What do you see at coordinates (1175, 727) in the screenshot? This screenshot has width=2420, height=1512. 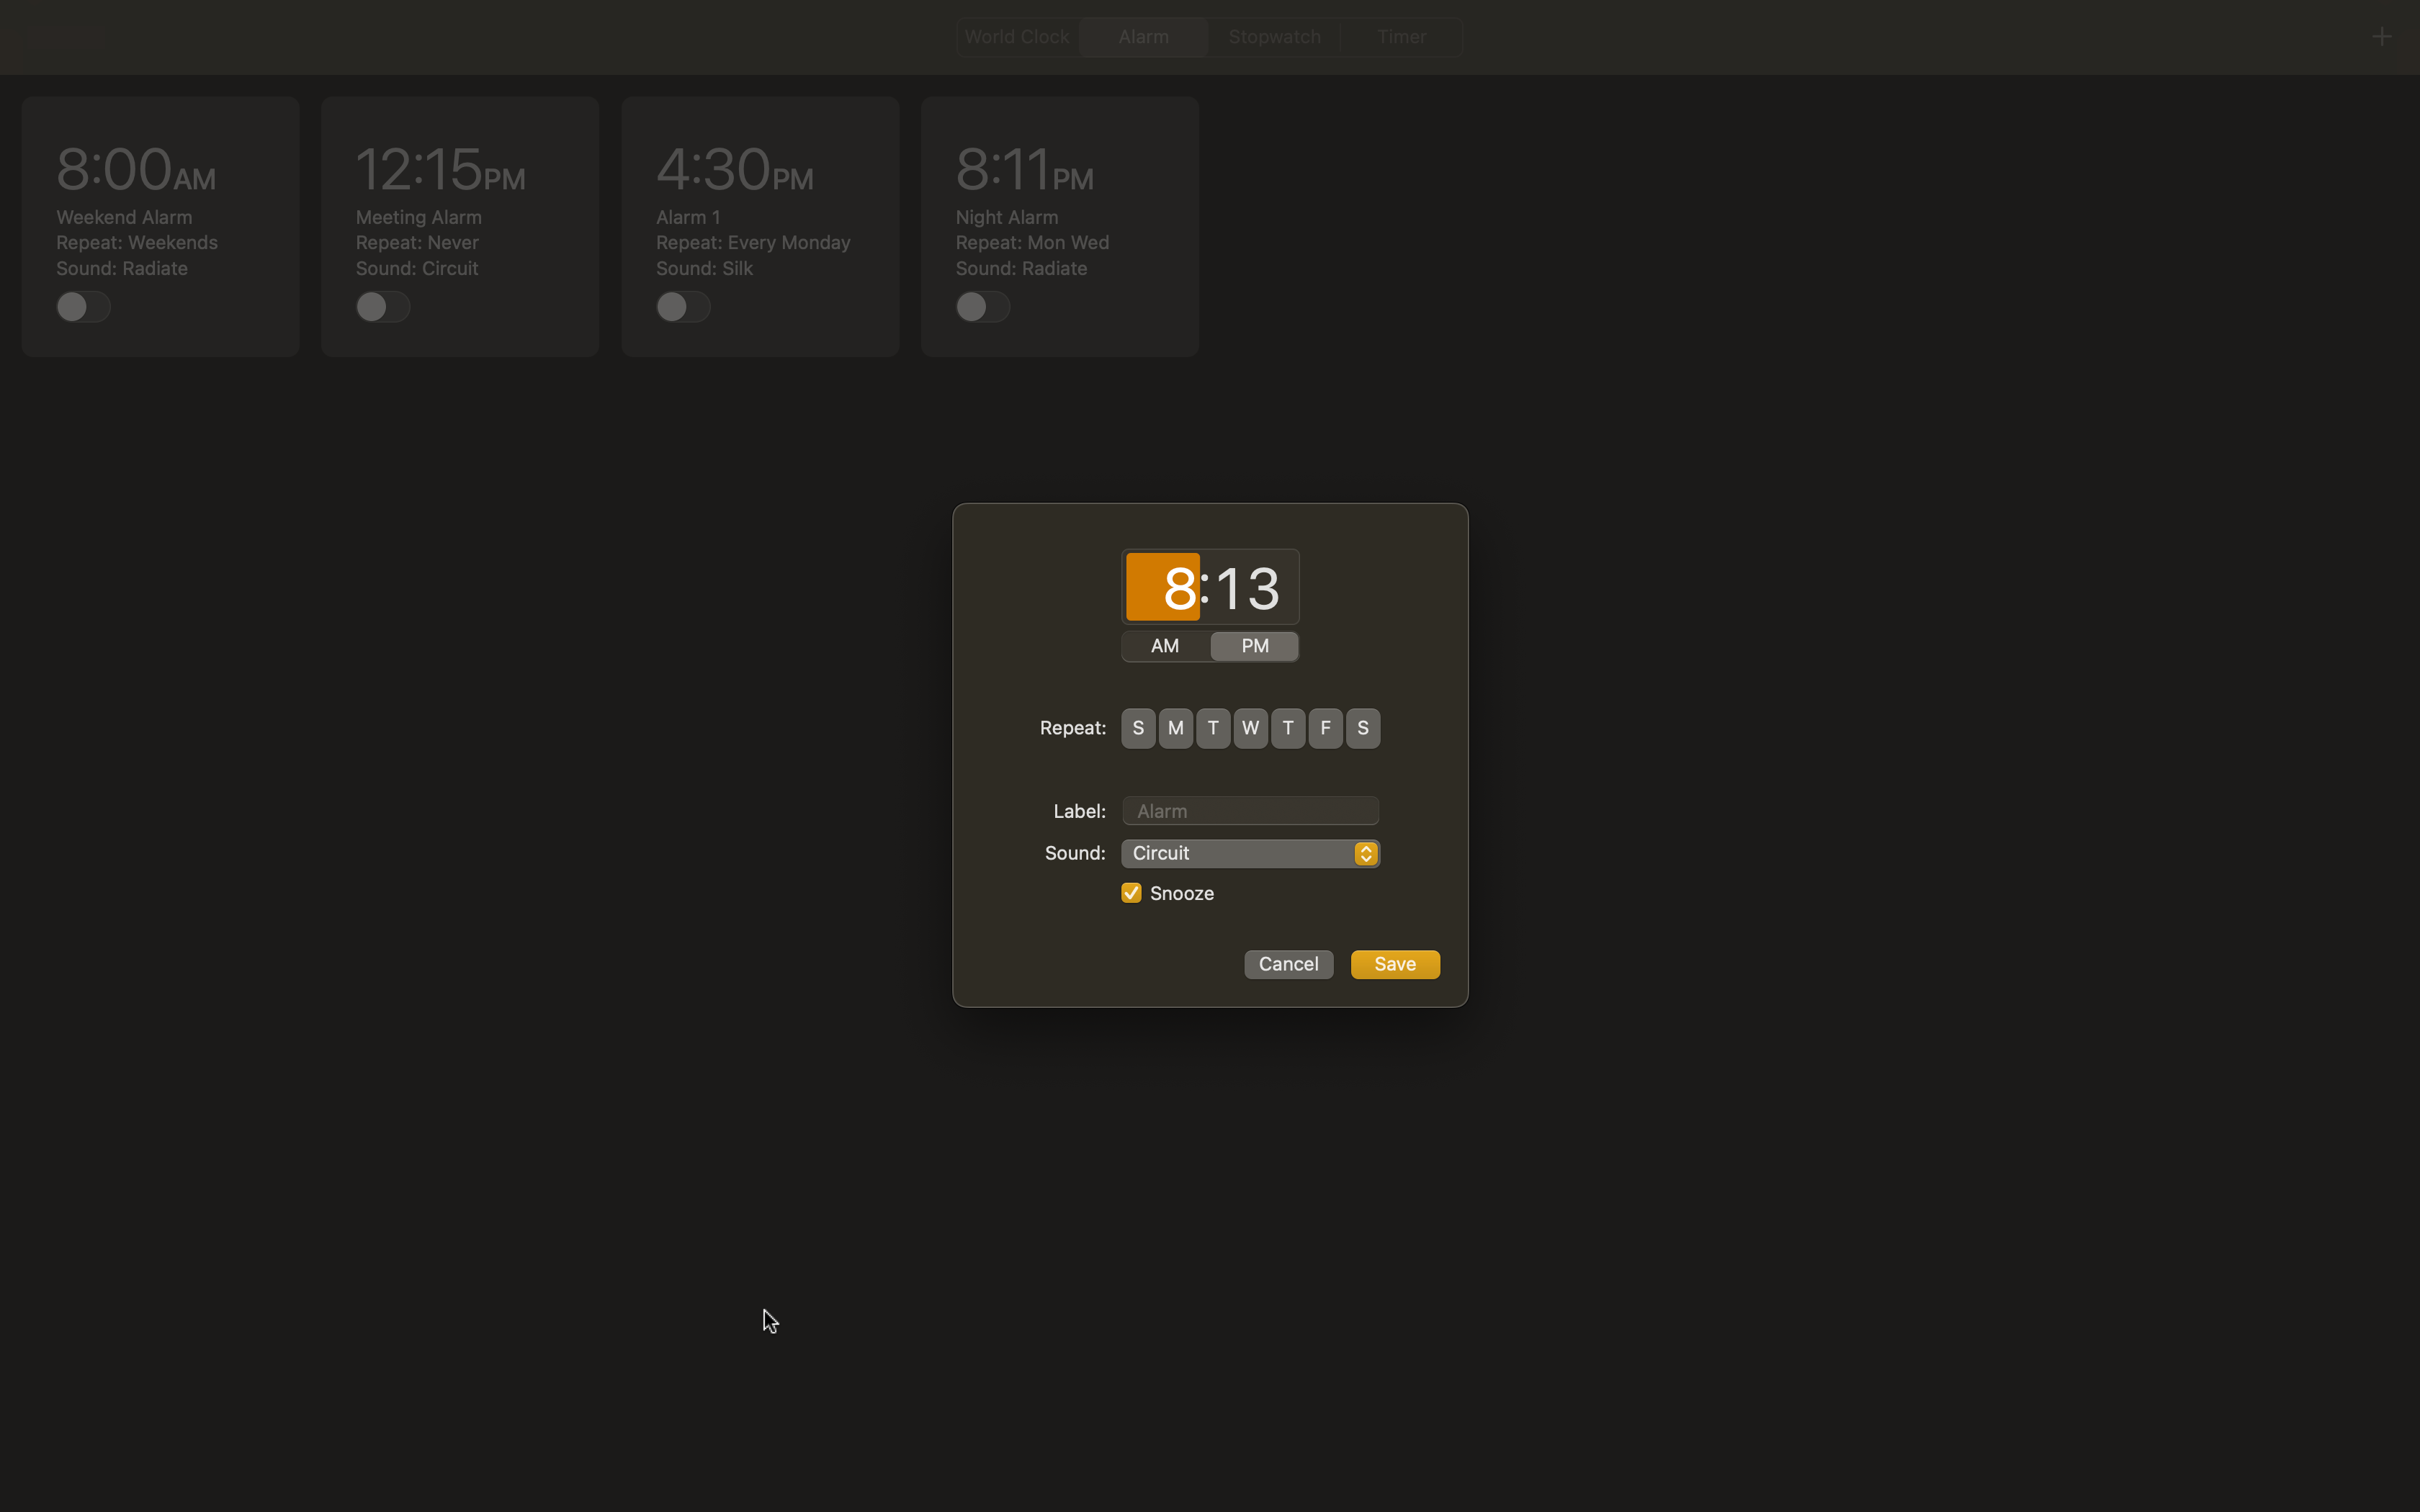 I see `Repeat alarm every weekday` at bounding box center [1175, 727].